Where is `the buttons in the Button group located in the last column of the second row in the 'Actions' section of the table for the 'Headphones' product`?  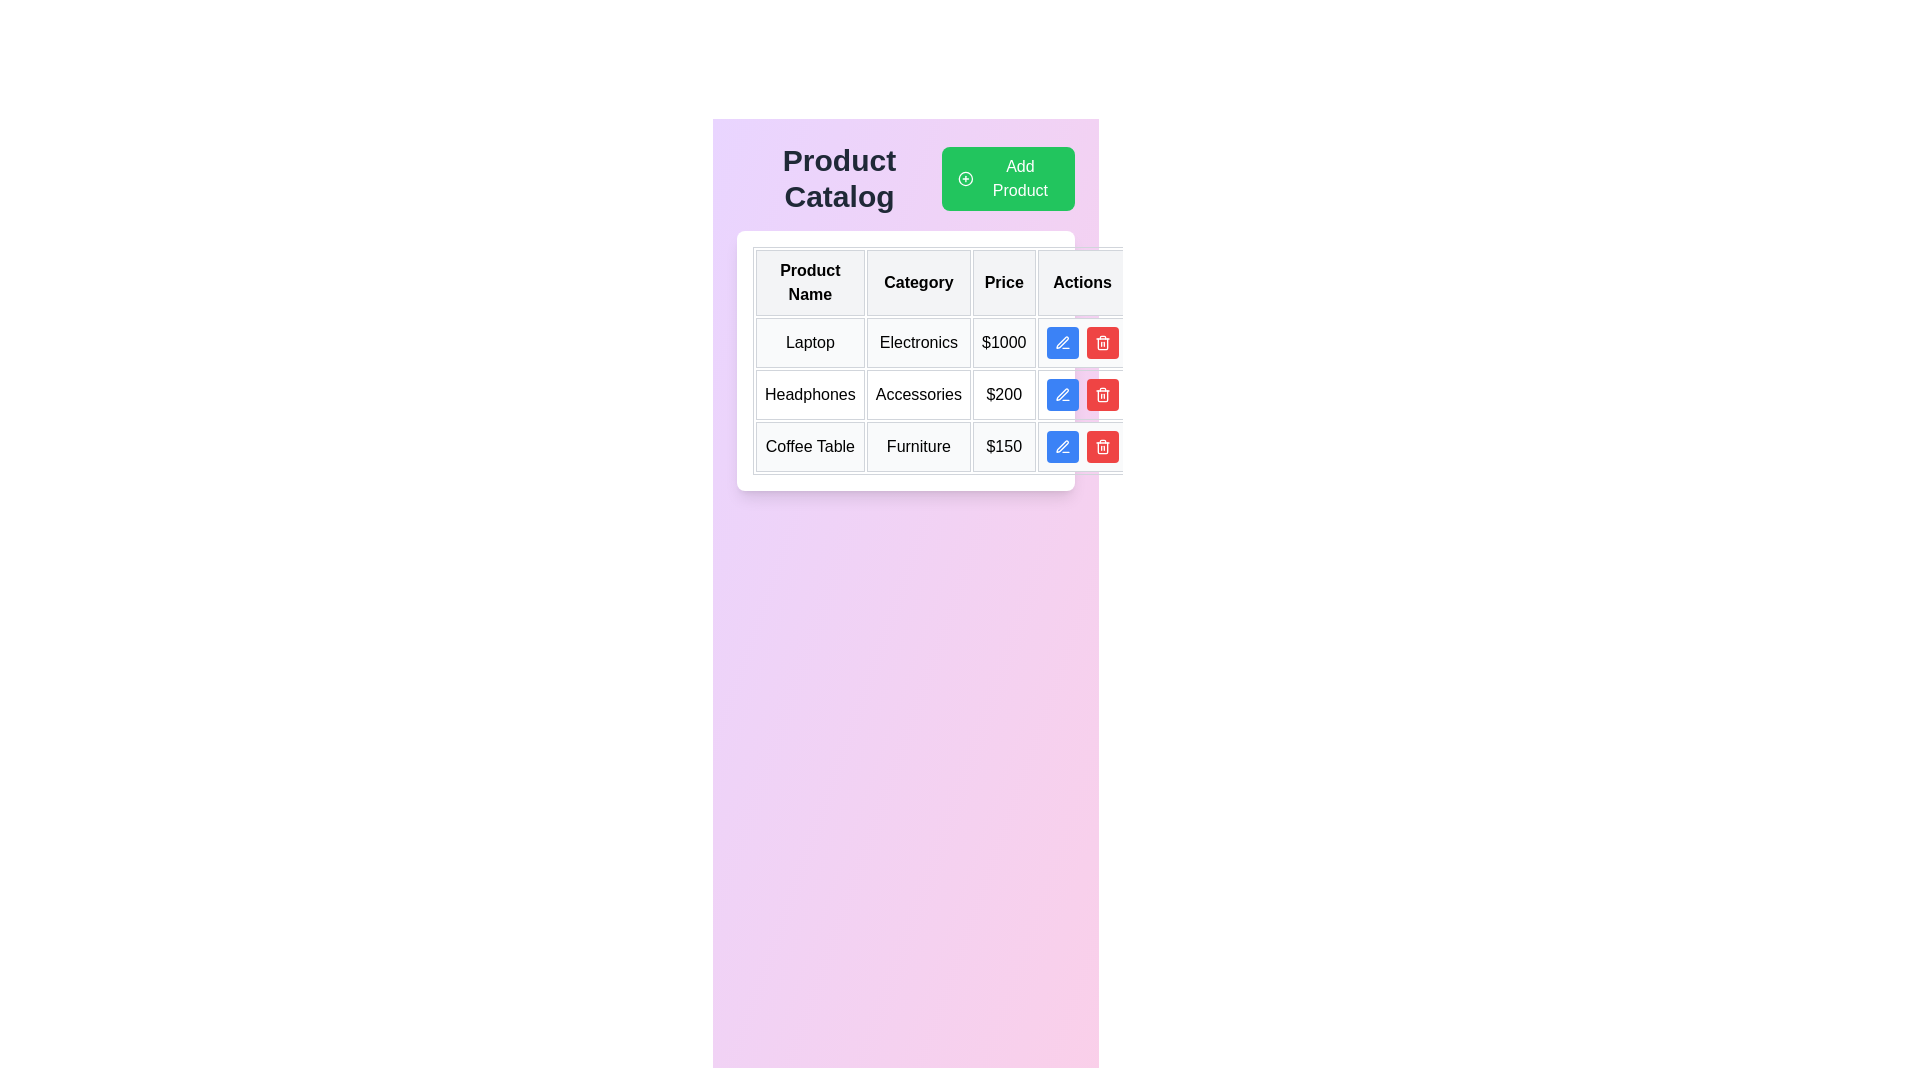
the buttons in the Button group located in the last column of the second row in the 'Actions' section of the table for the 'Headphones' product is located at coordinates (1081, 394).